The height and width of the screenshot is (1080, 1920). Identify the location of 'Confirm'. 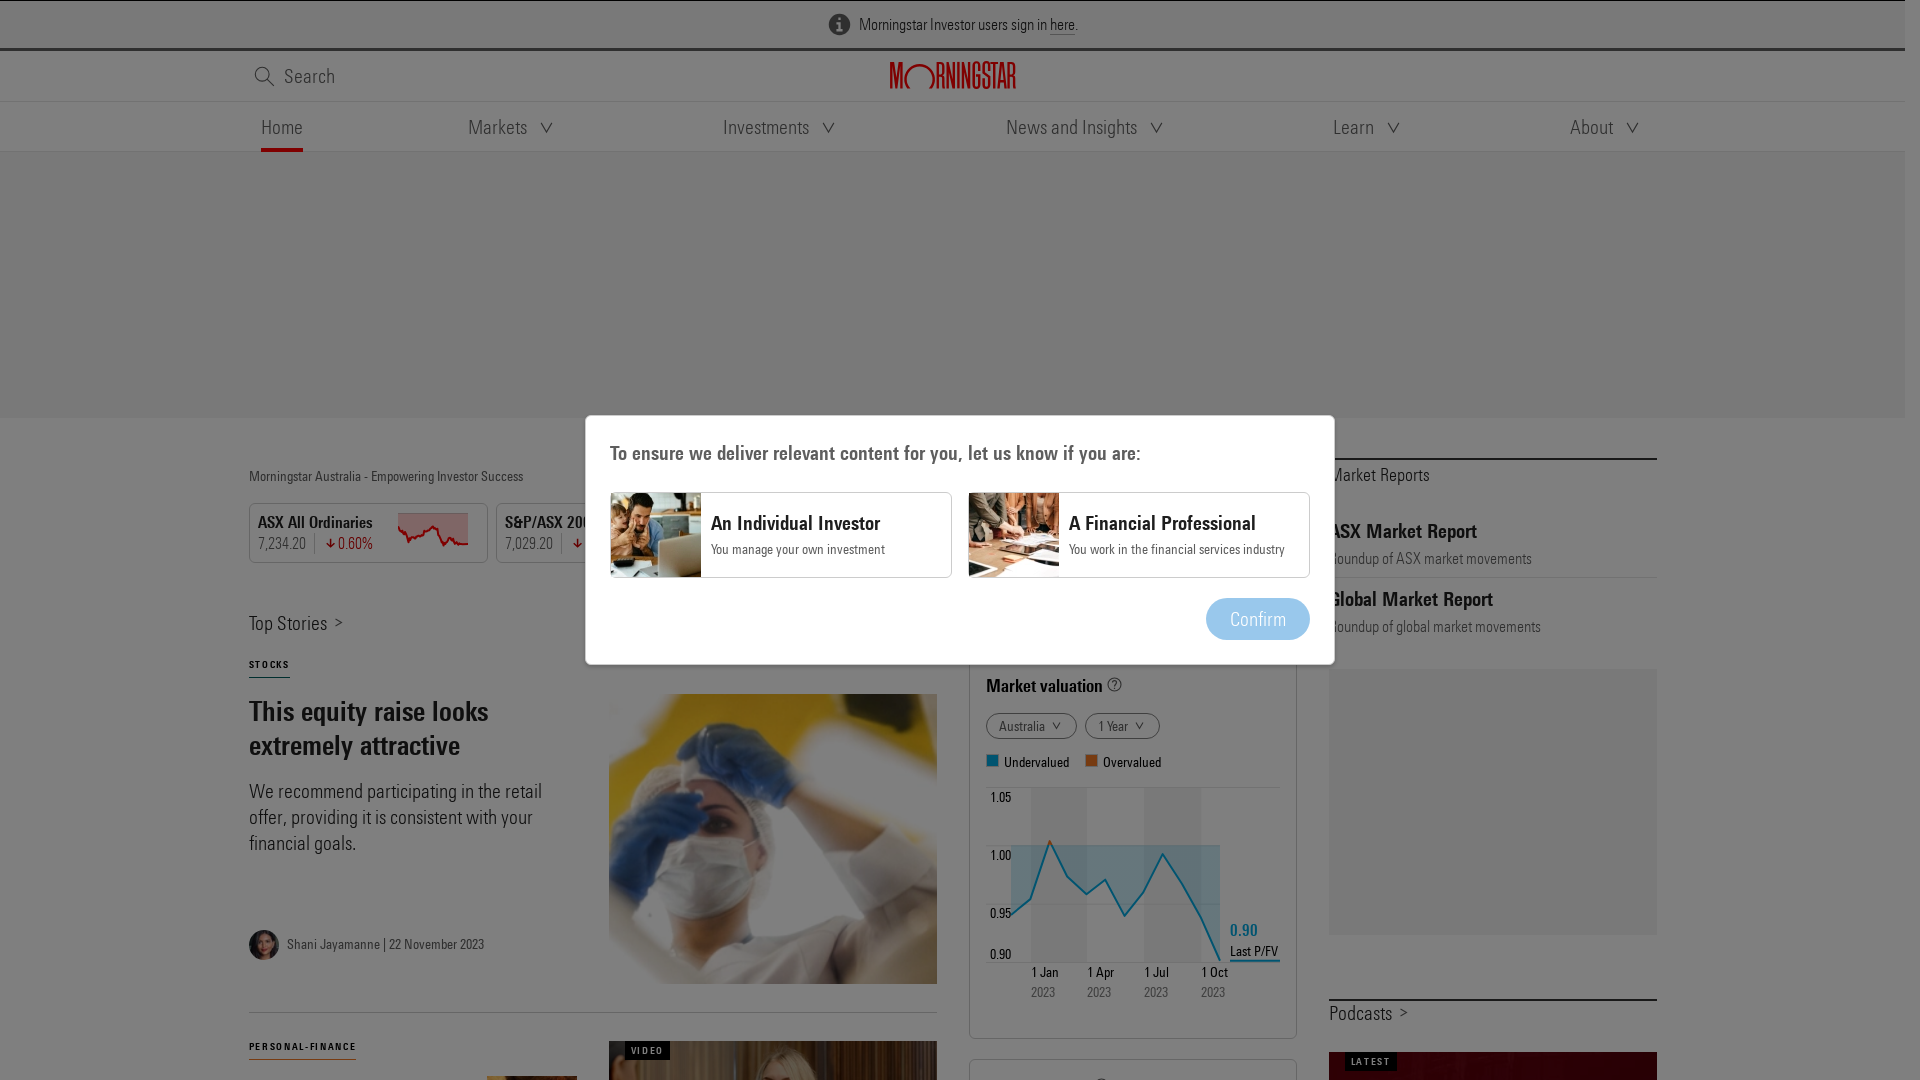
(1256, 617).